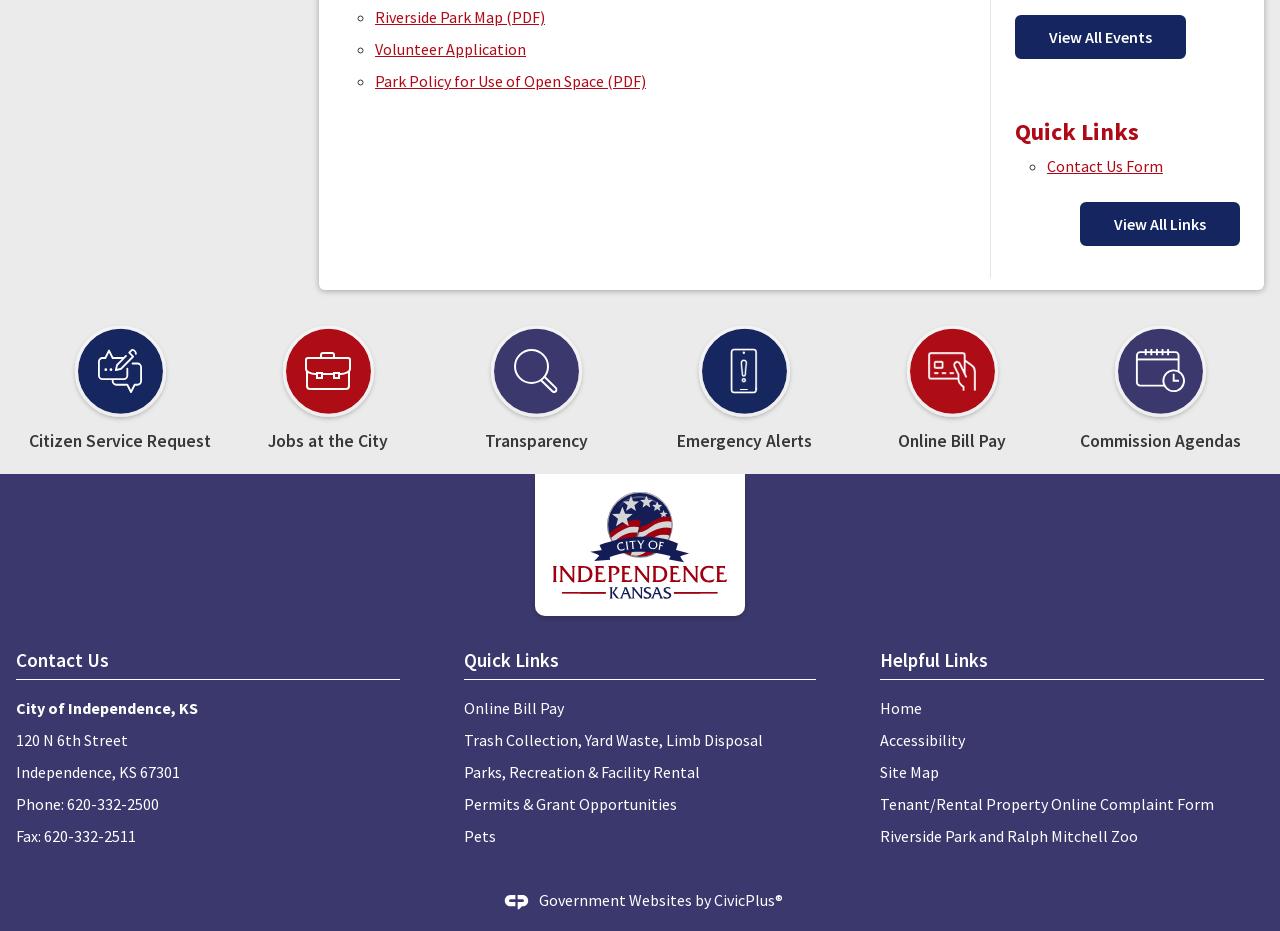 This screenshot has width=1280, height=931. Describe the element at coordinates (97, 770) in the screenshot. I see `'Independence, KS 67301'` at that location.